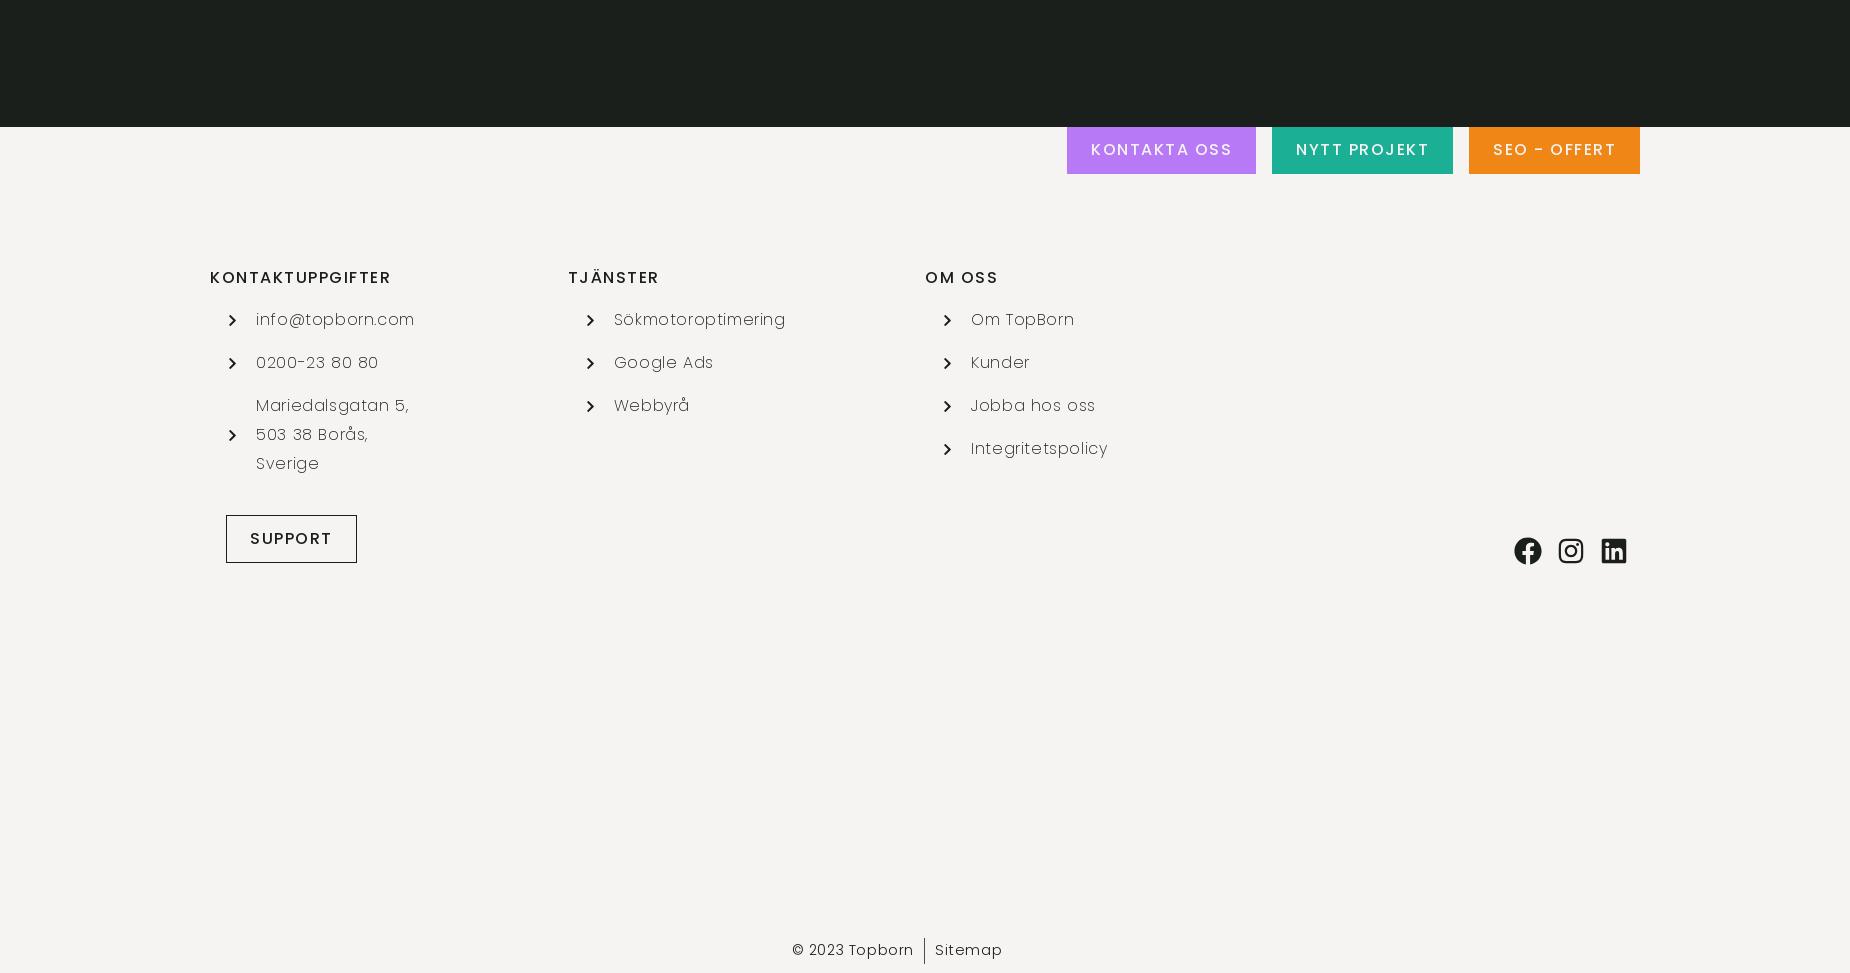 This screenshot has height=973, width=1850. I want to click on '0200-23 80 80', so click(316, 361).